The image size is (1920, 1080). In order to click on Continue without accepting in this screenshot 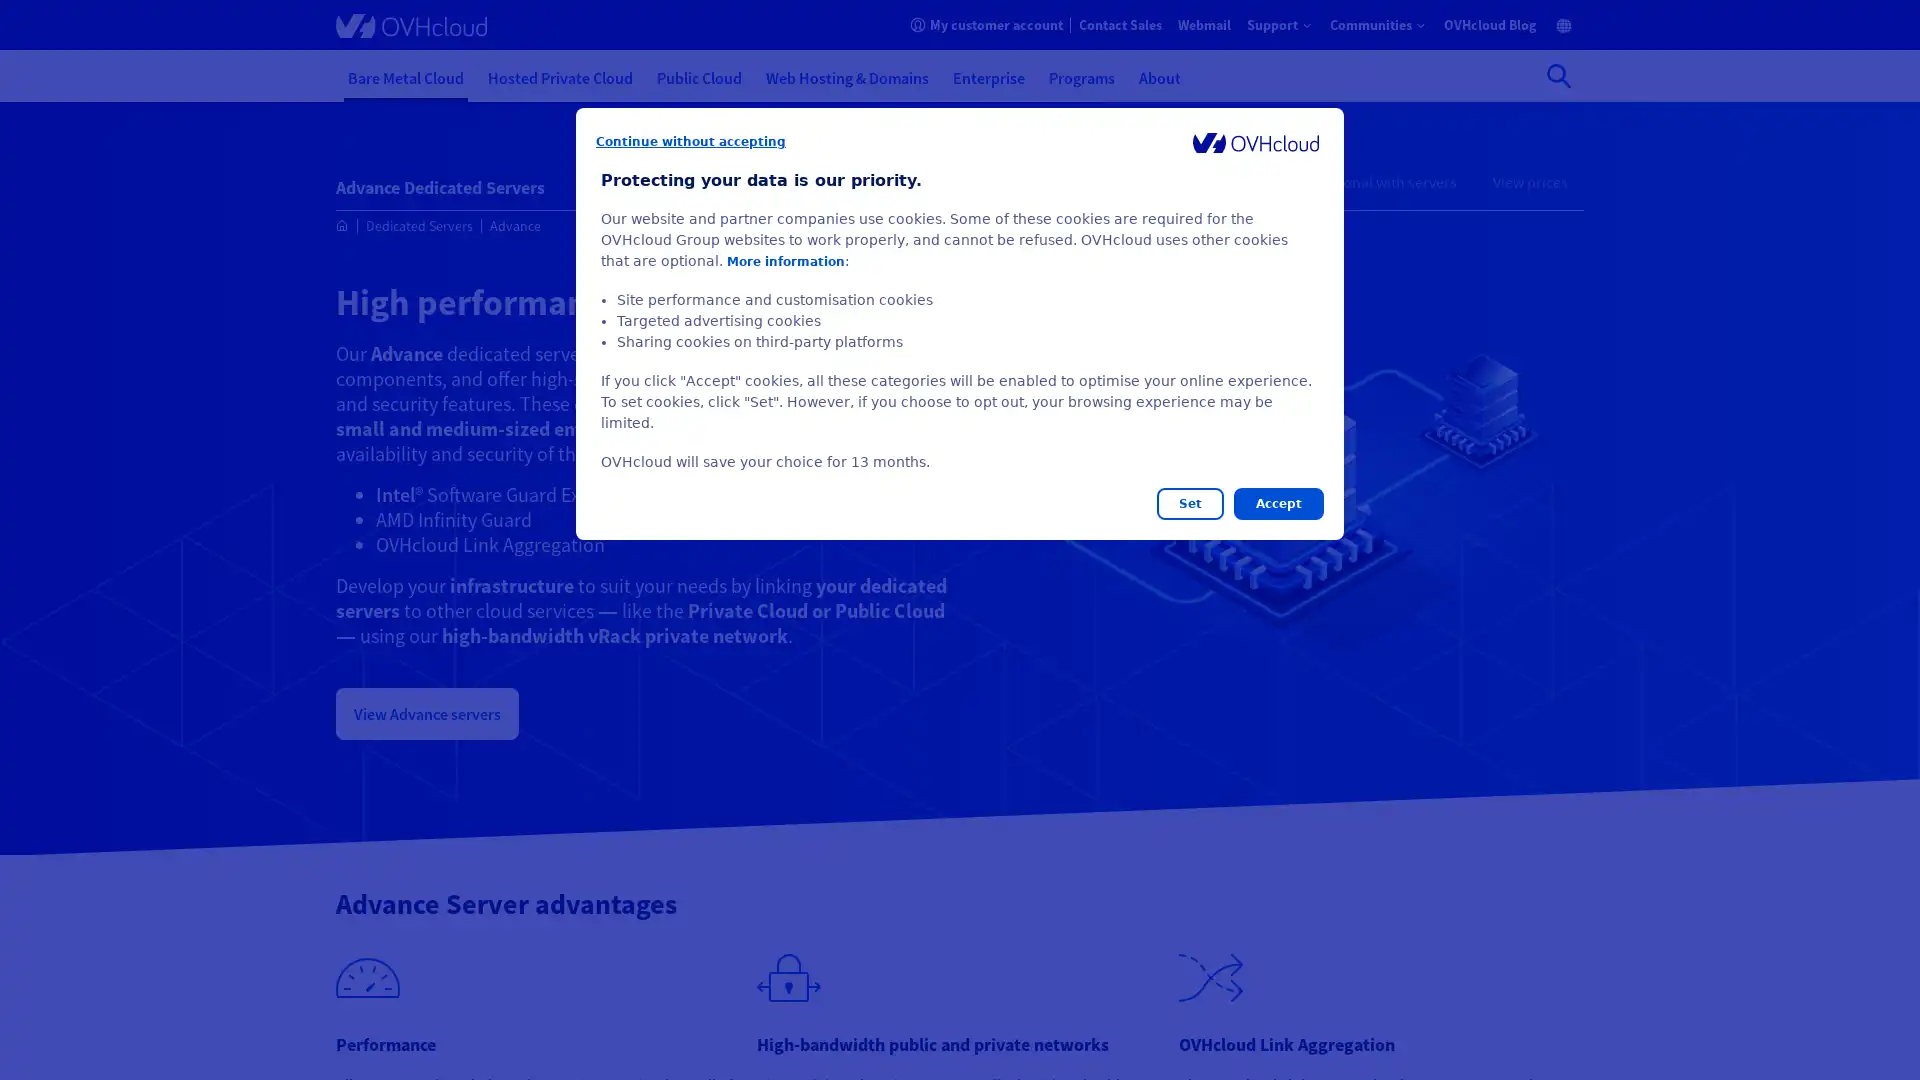, I will do `click(691, 141)`.